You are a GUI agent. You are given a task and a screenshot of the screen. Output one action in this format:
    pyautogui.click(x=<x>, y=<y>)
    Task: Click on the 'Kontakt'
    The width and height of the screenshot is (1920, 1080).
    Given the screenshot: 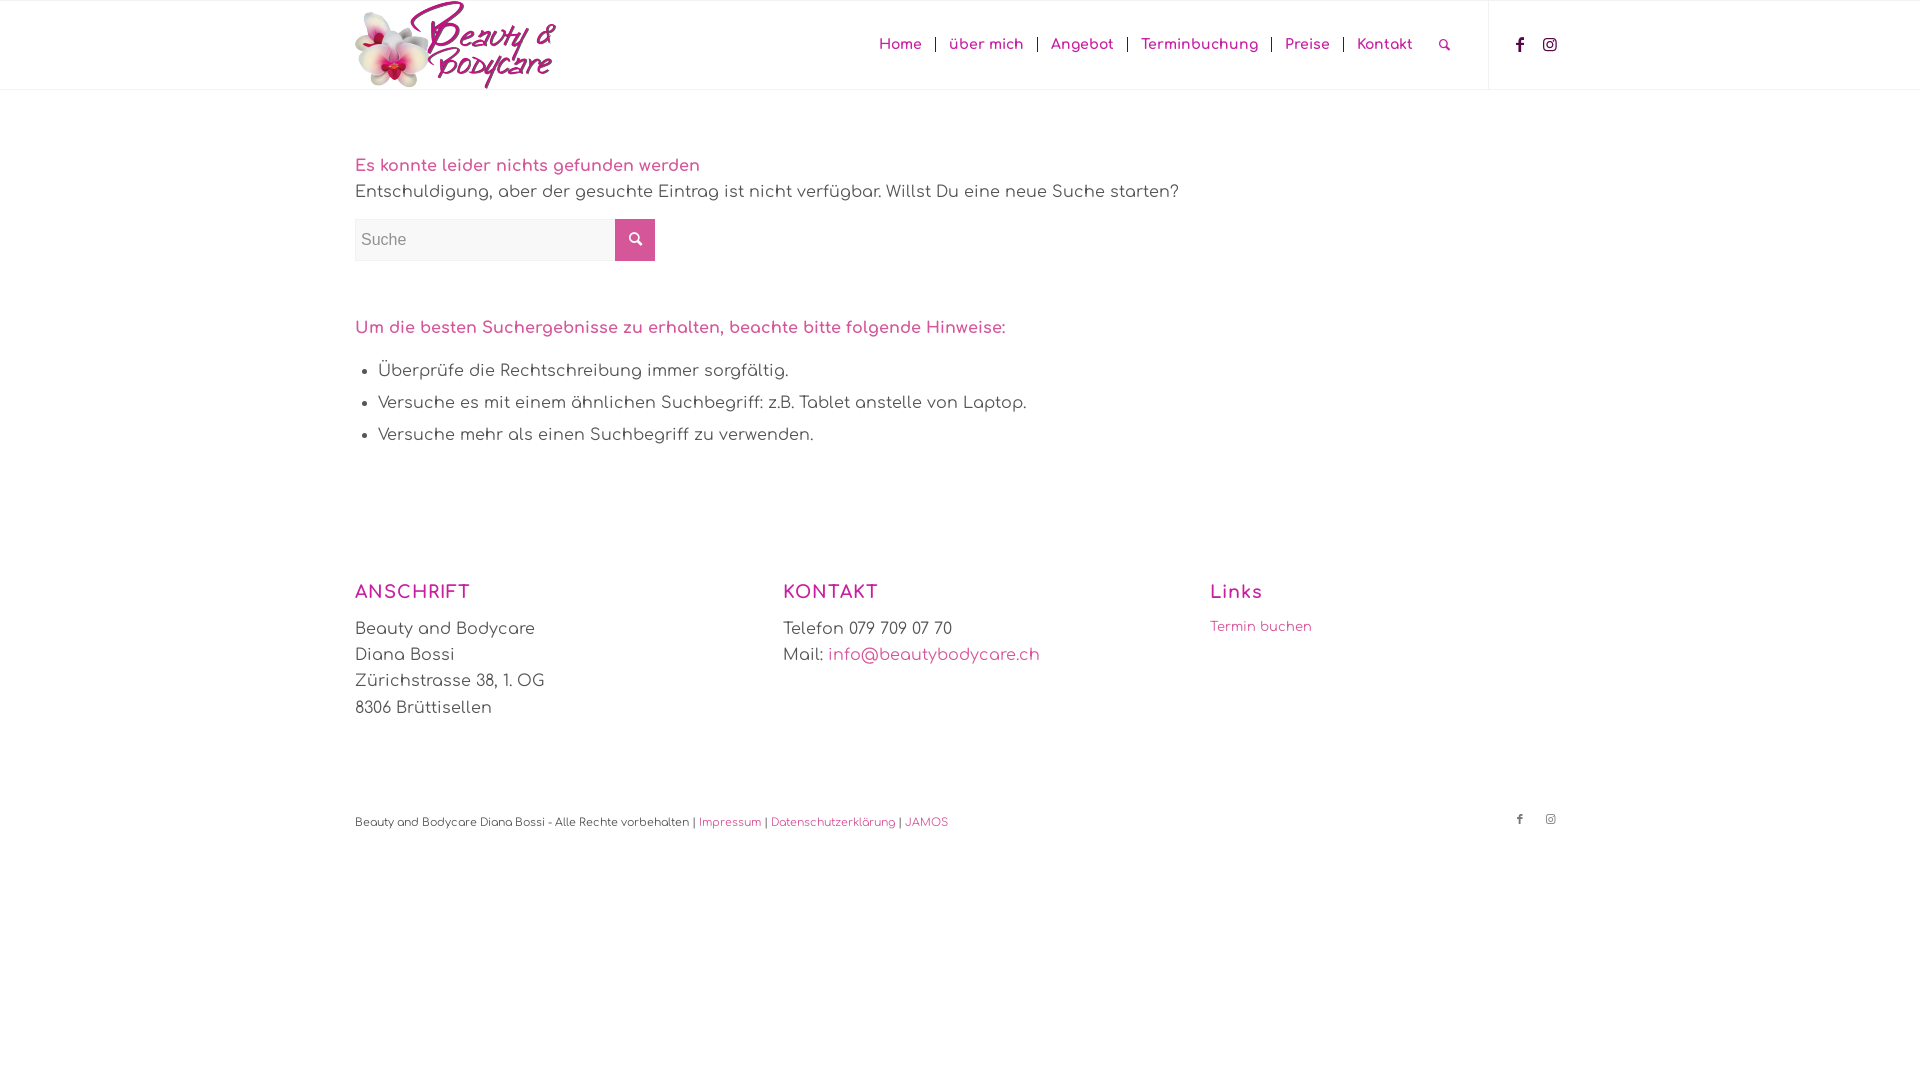 What is the action you would take?
    pyautogui.click(x=1383, y=45)
    